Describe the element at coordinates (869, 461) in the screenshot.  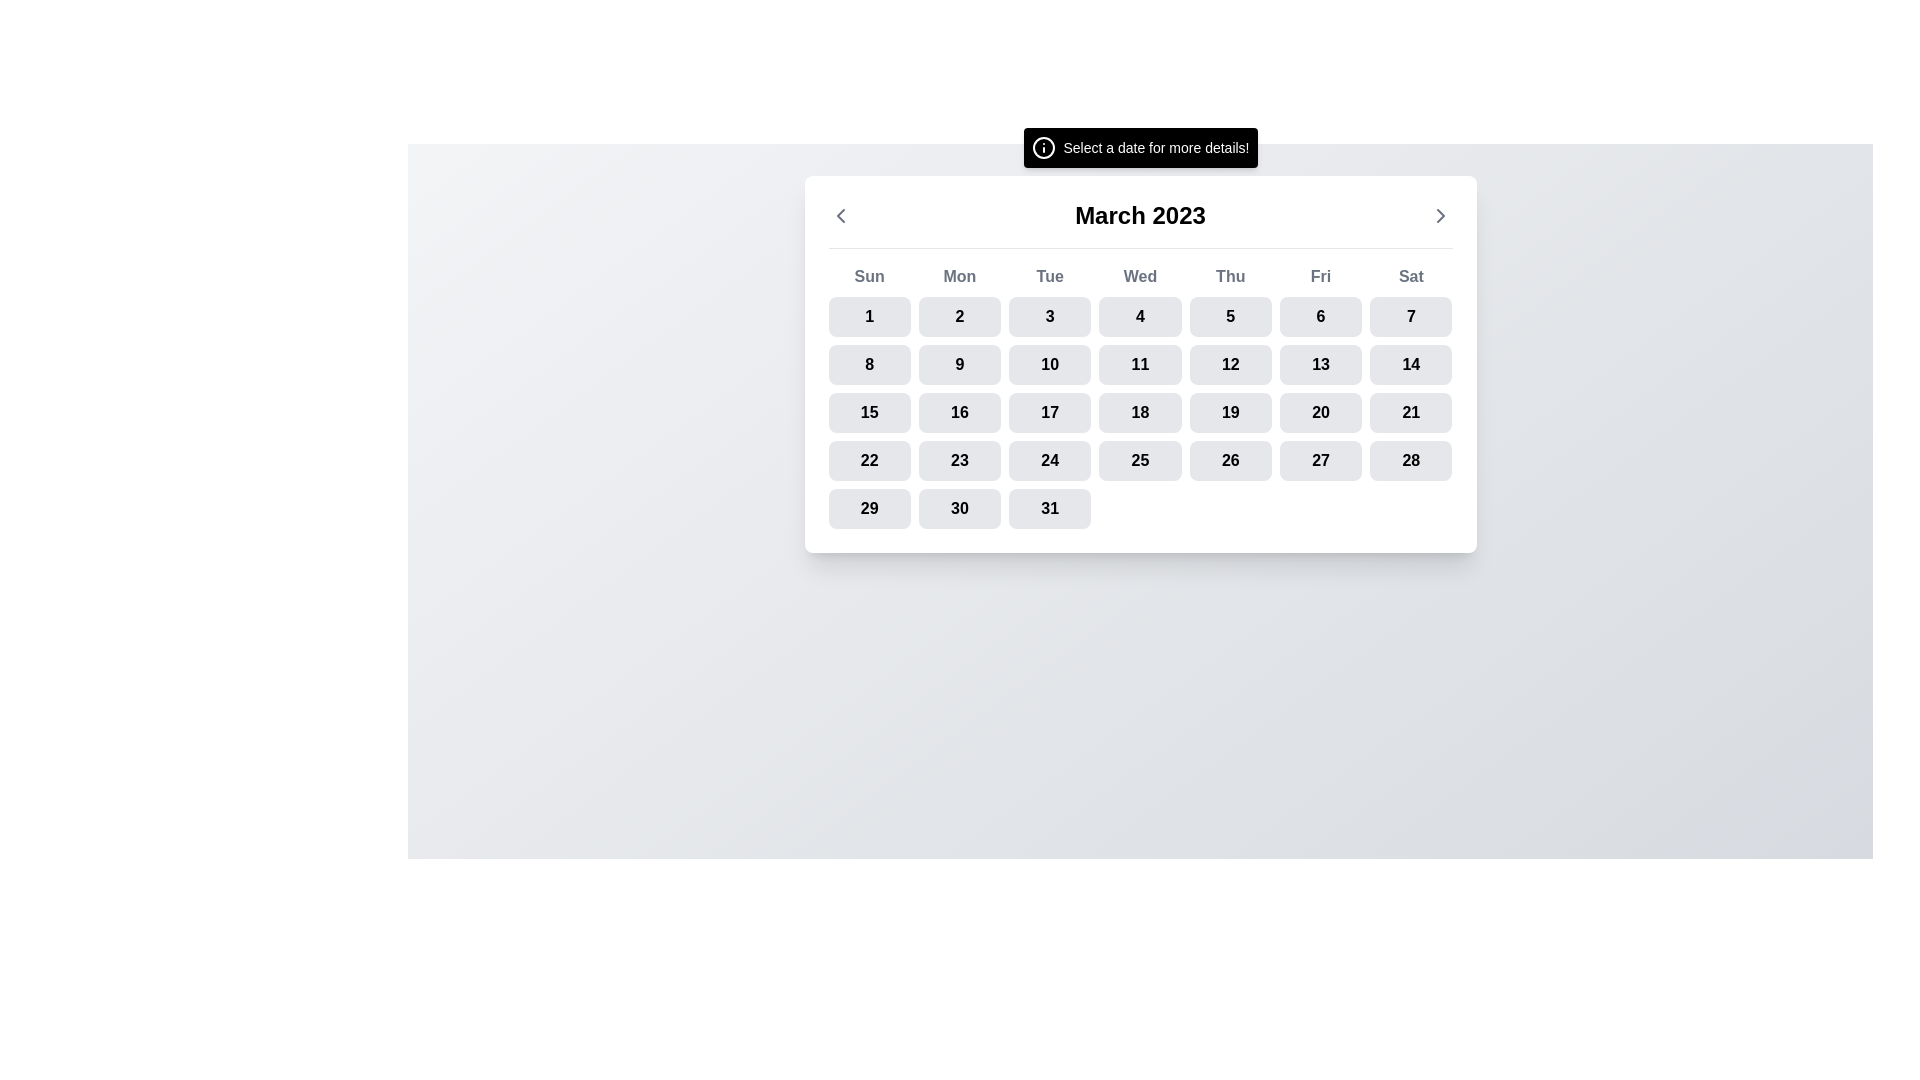
I see `the button displaying the number '22' with a gray background located in the calendar grid under 'Wed'` at that location.